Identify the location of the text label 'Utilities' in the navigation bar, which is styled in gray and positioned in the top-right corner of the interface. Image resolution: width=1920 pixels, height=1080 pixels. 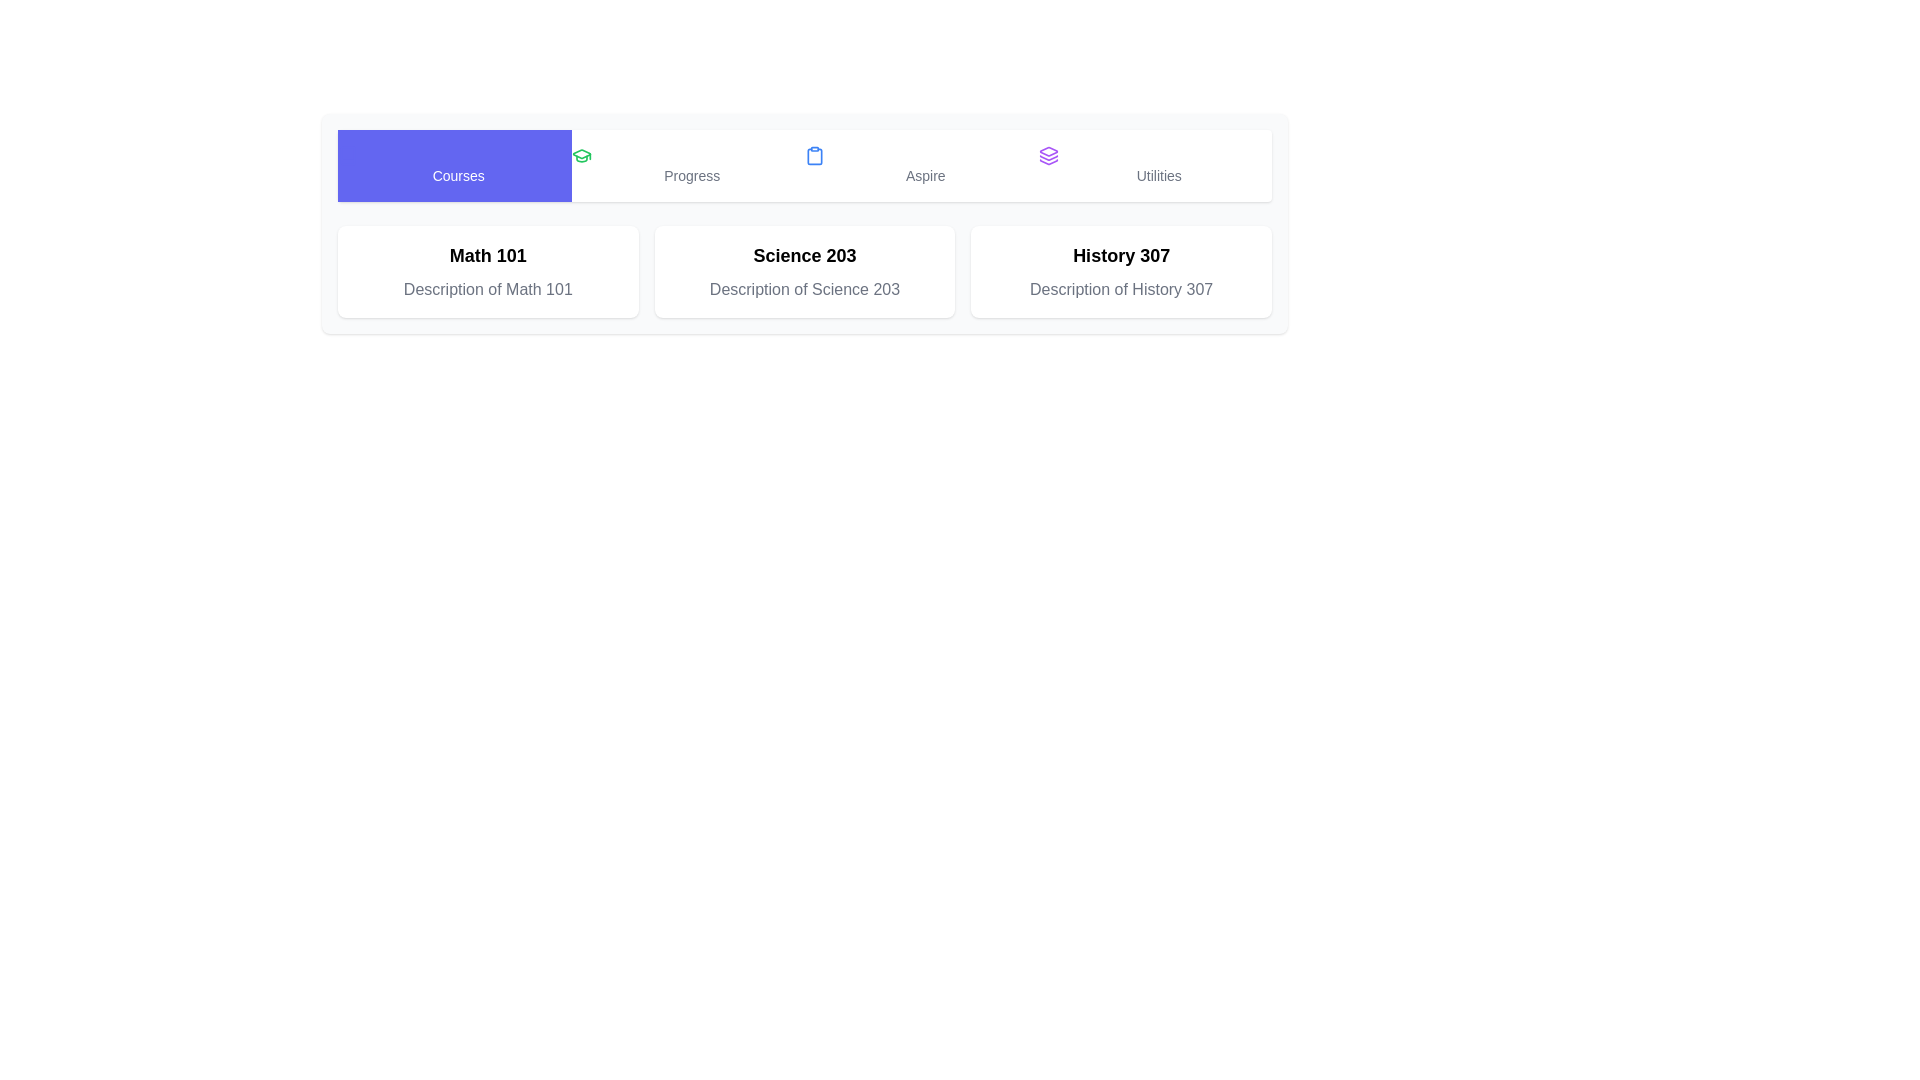
(1159, 175).